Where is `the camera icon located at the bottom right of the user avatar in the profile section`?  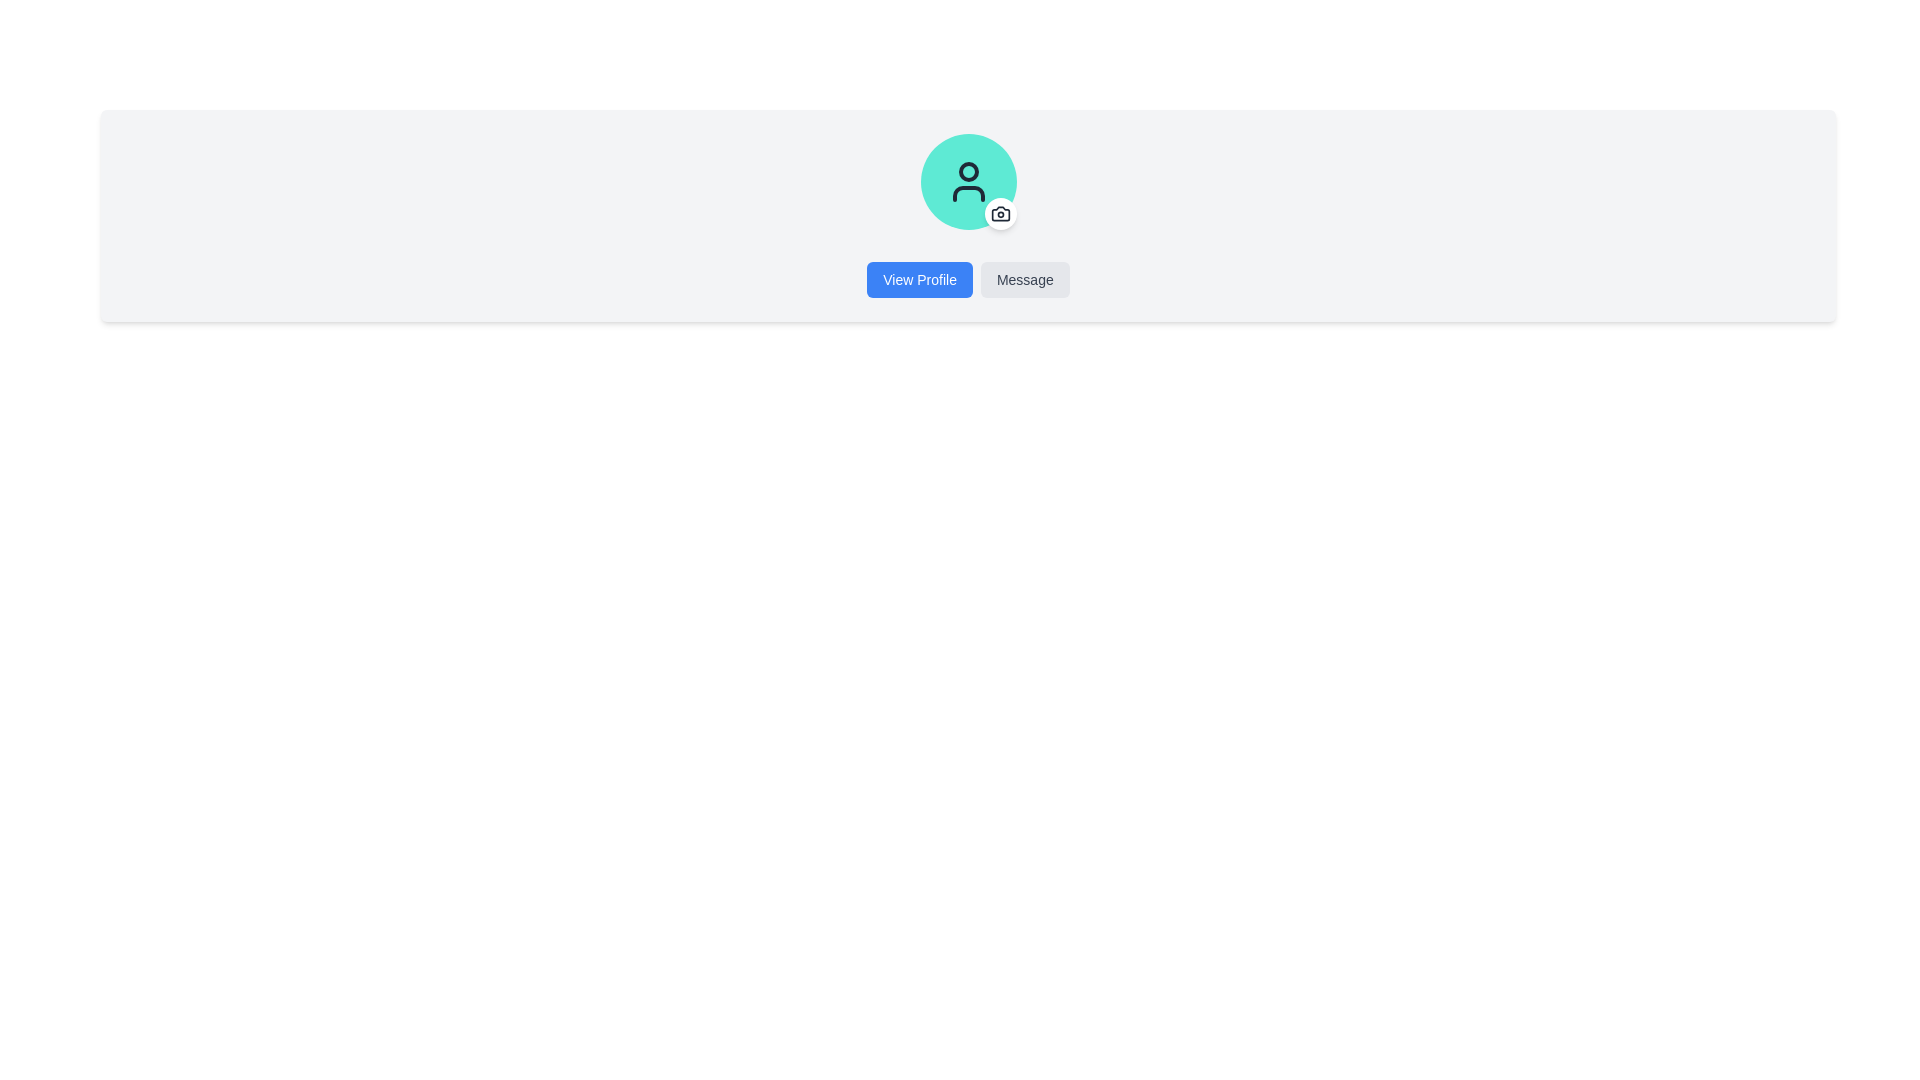
the camera icon located at the bottom right of the user avatar in the profile section is located at coordinates (1000, 213).